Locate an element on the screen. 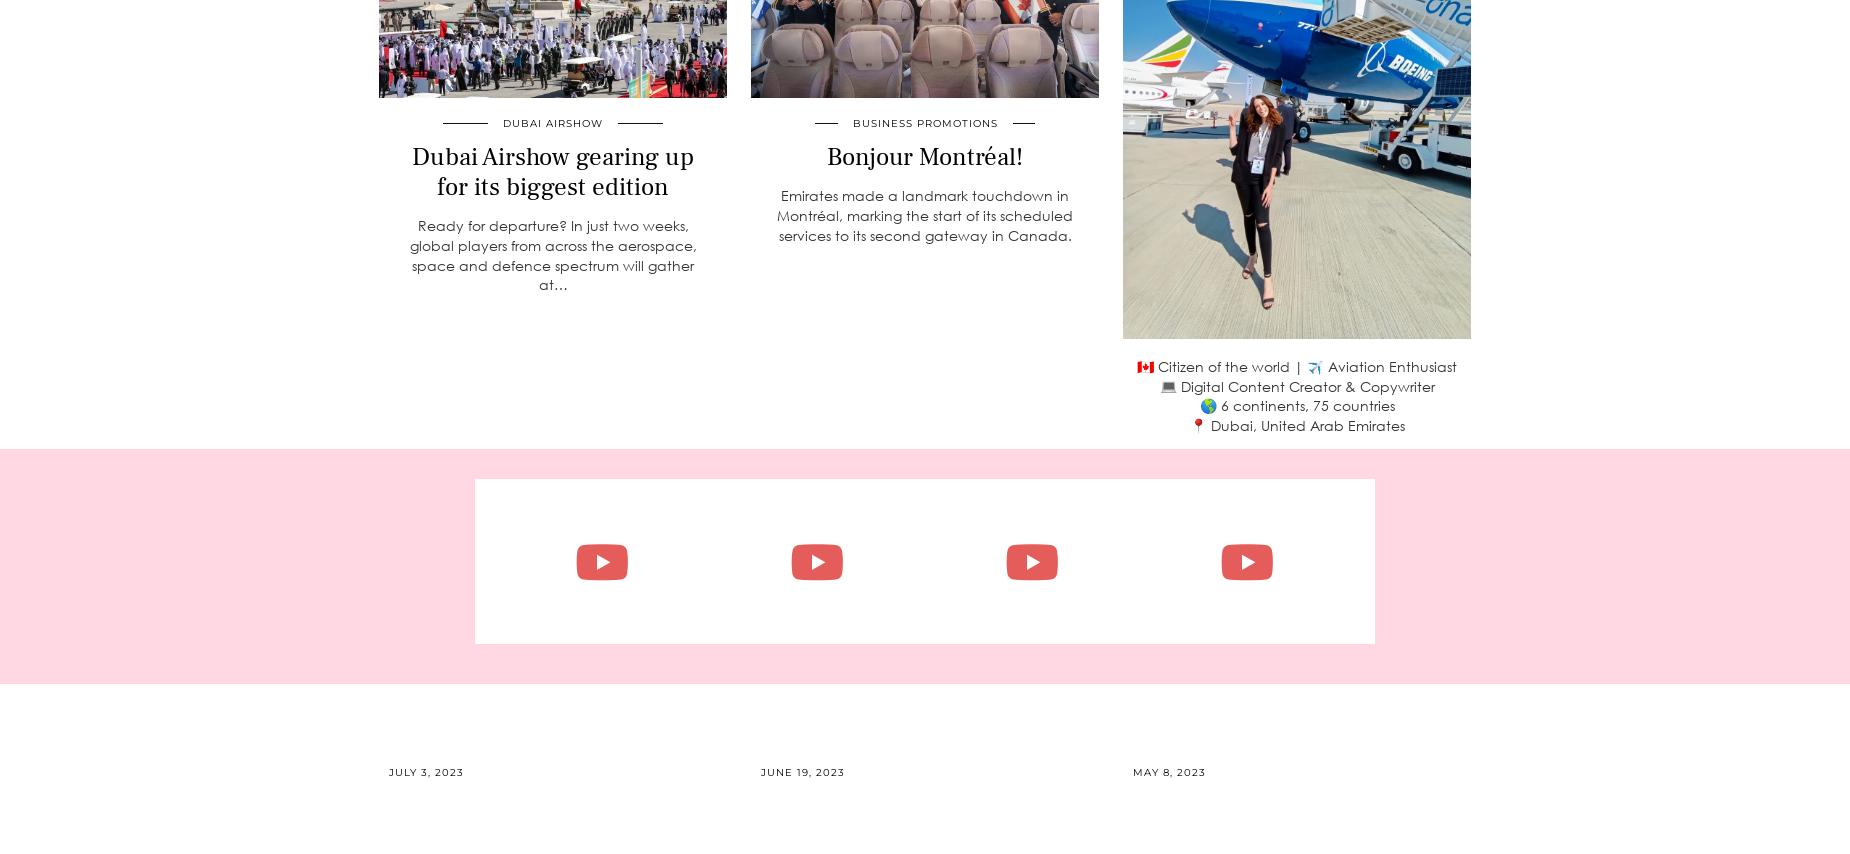 The image size is (1850, 854). '🇨🇦  Citizen of the world | ✈️  Aviation Enthusiast' is located at coordinates (1296, 365).